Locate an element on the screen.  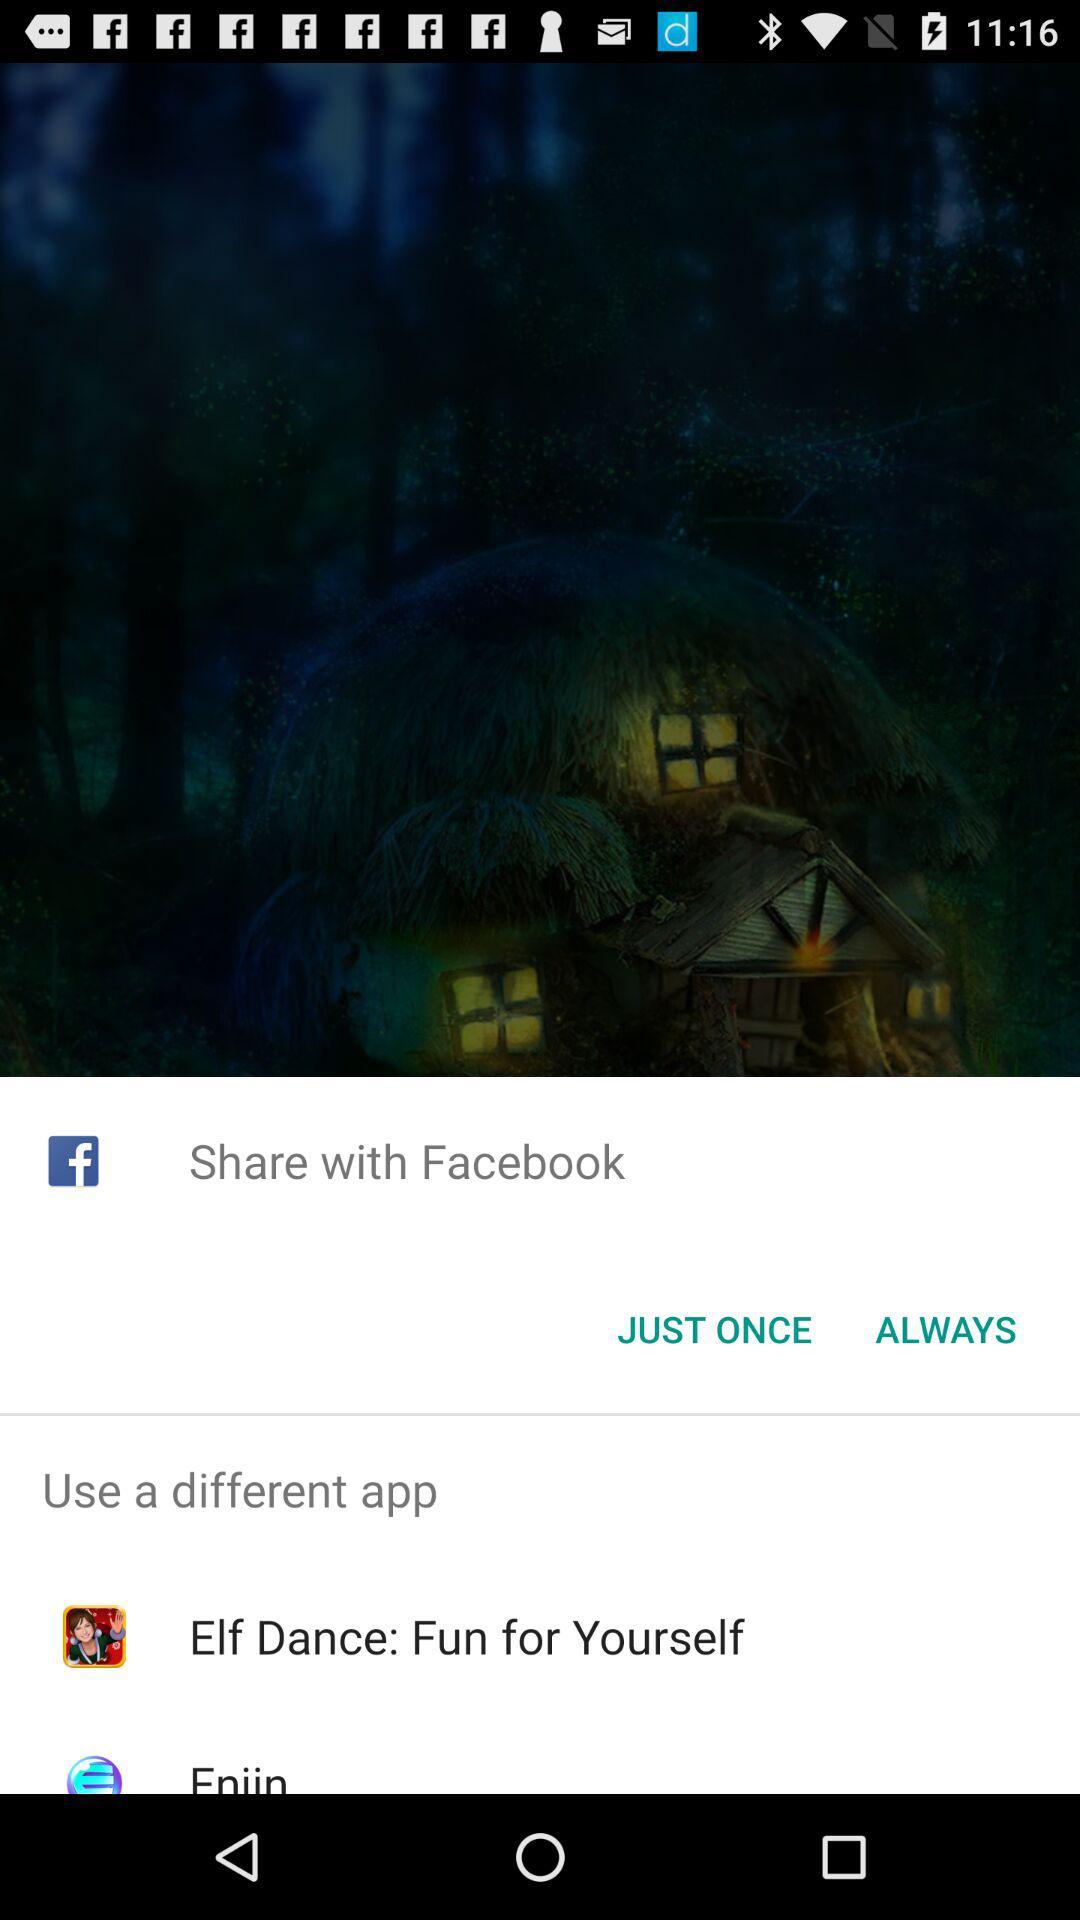
the app below the share with facebook app is located at coordinates (713, 1329).